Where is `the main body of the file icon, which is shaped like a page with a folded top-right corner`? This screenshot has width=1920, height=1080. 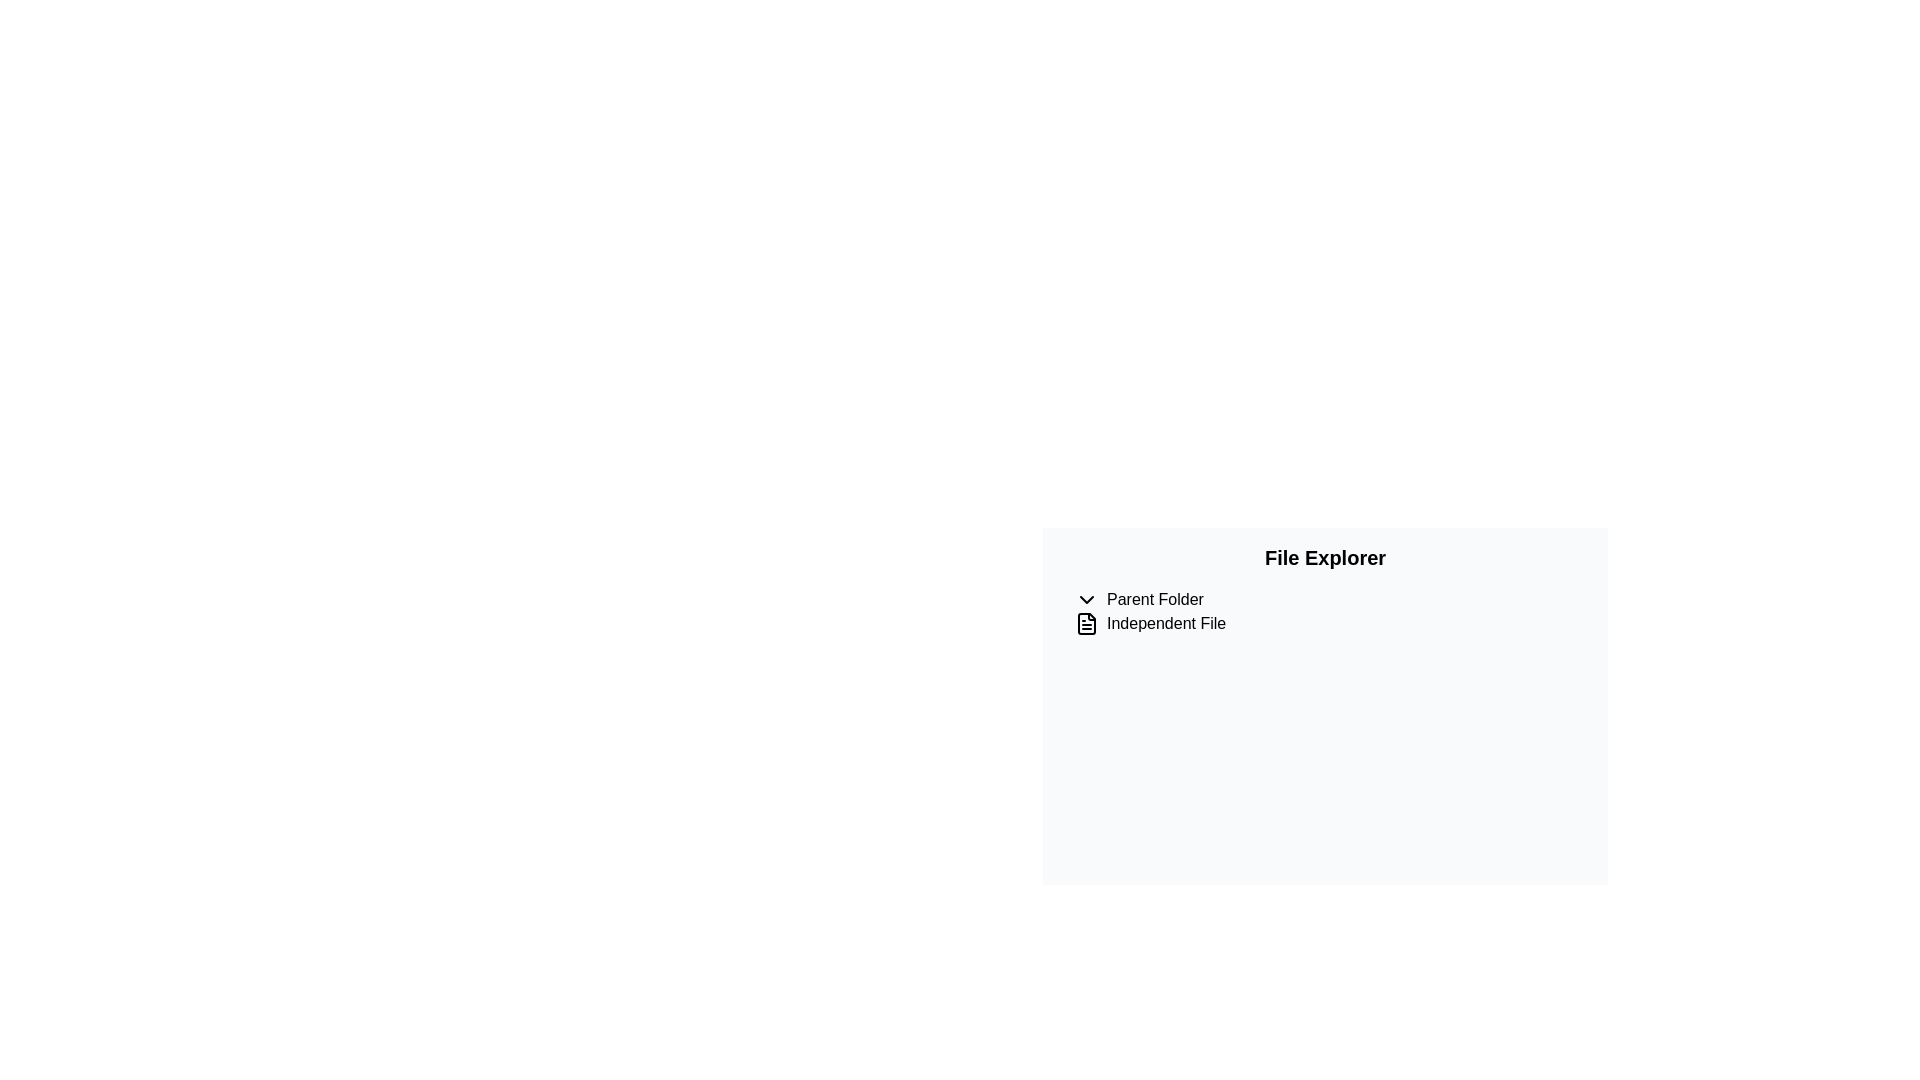 the main body of the file icon, which is shaped like a page with a folded top-right corner is located at coordinates (1085, 623).